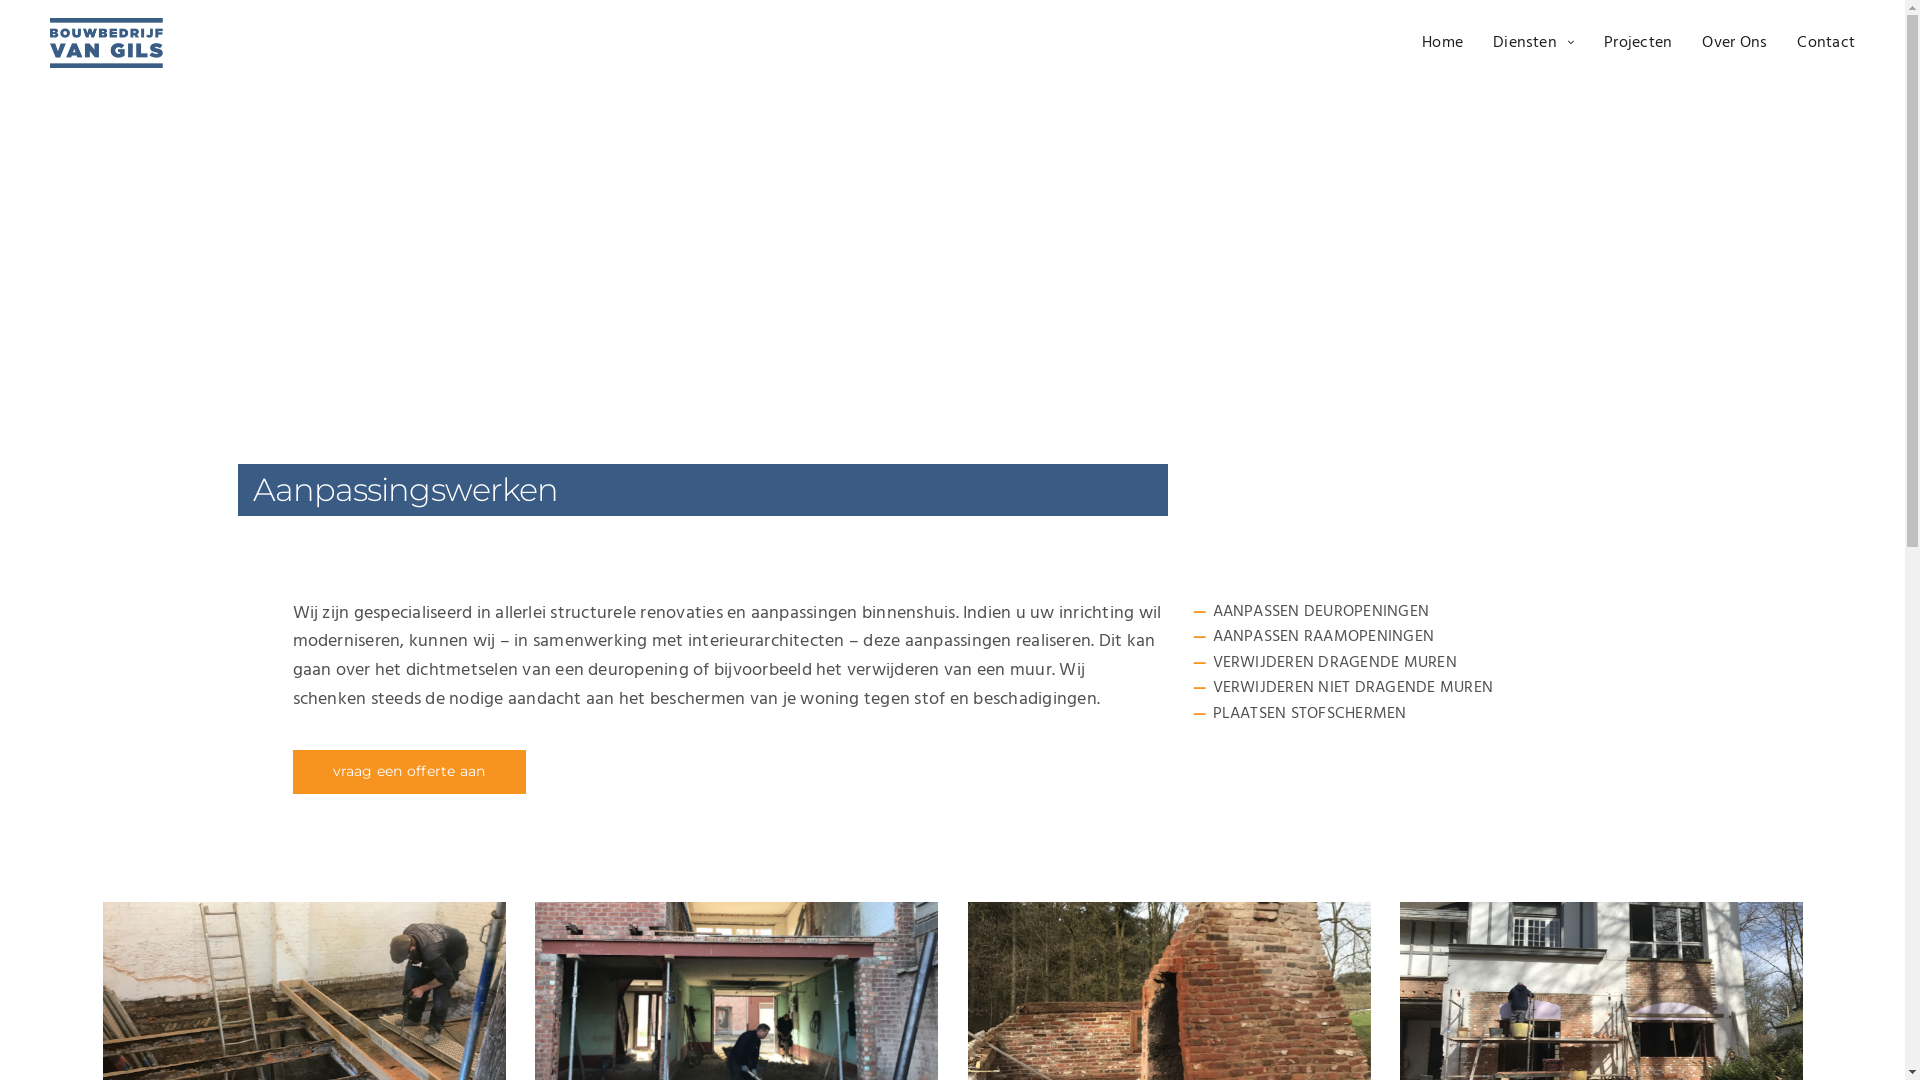 This screenshot has width=1920, height=1080. Describe the element at coordinates (1442, 42) in the screenshot. I see `'Home'` at that location.